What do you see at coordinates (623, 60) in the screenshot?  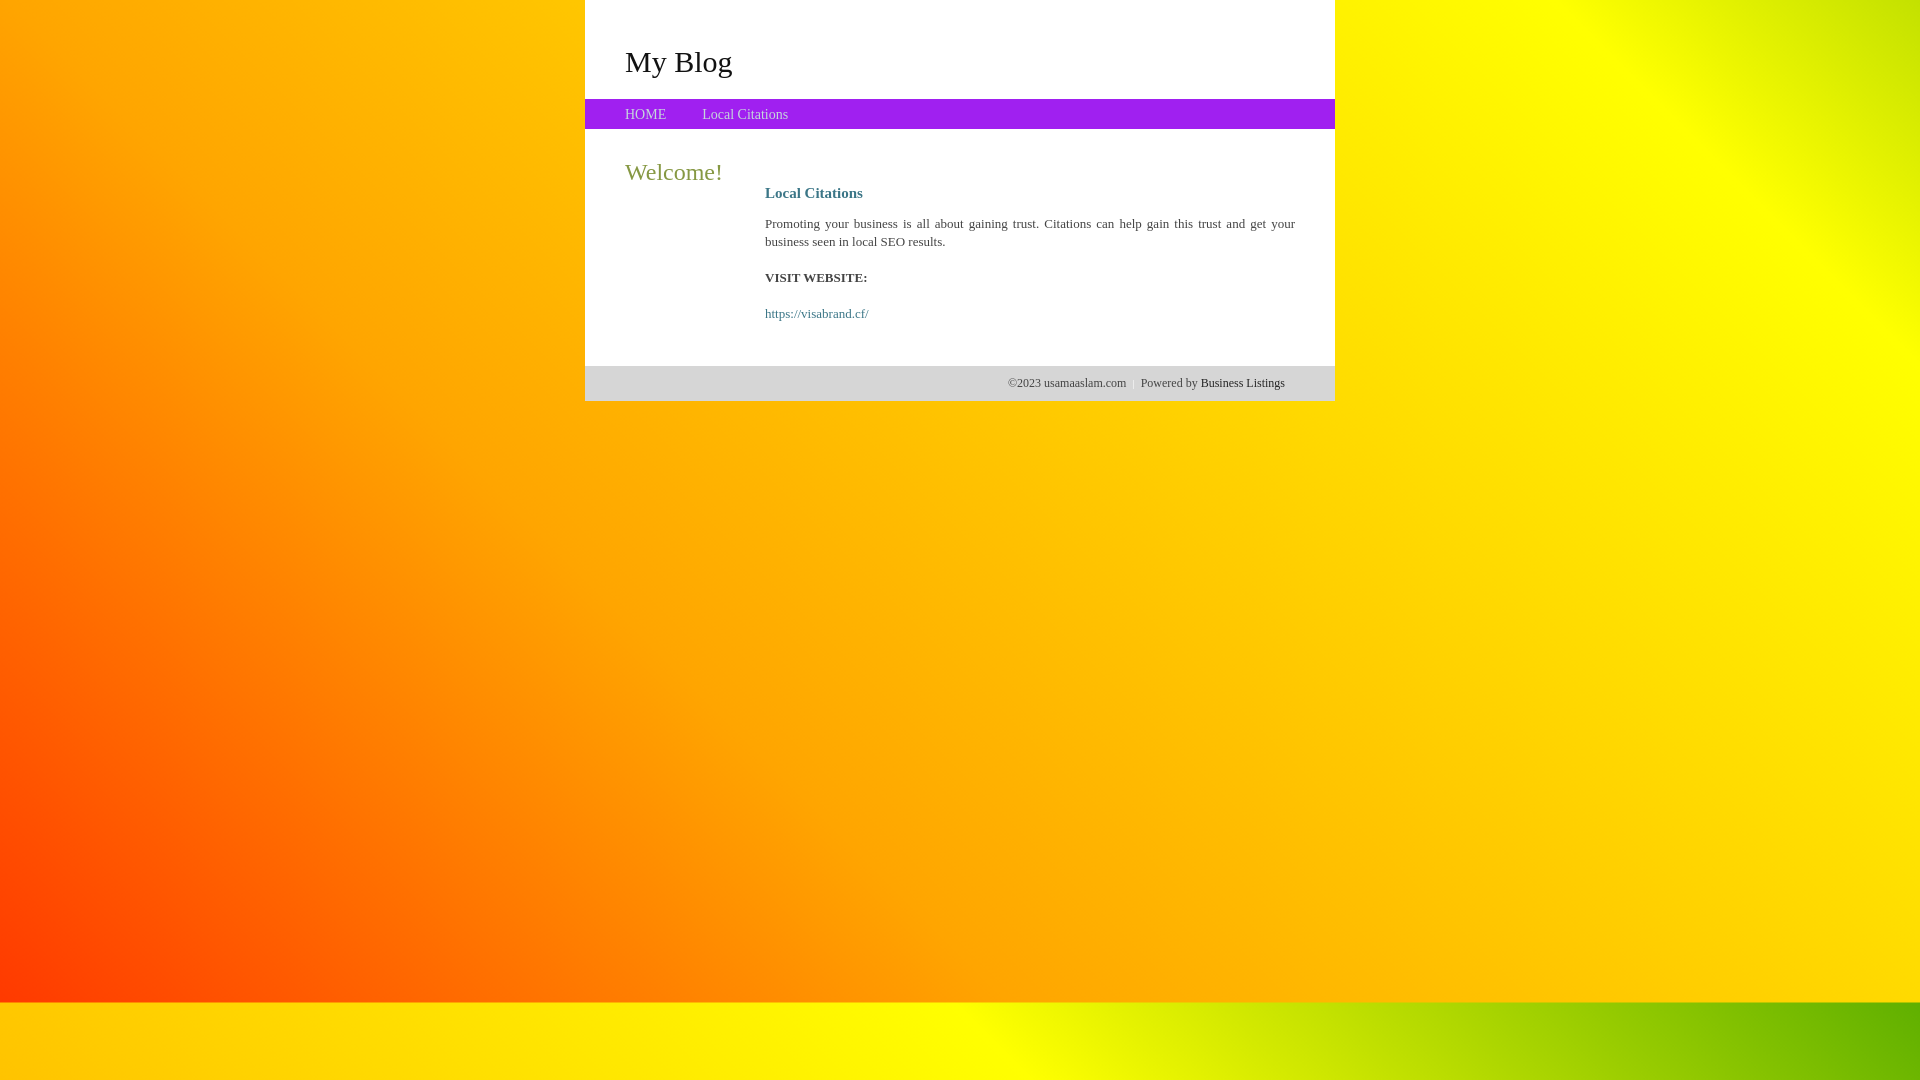 I see `'My Blog'` at bounding box center [623, 60].